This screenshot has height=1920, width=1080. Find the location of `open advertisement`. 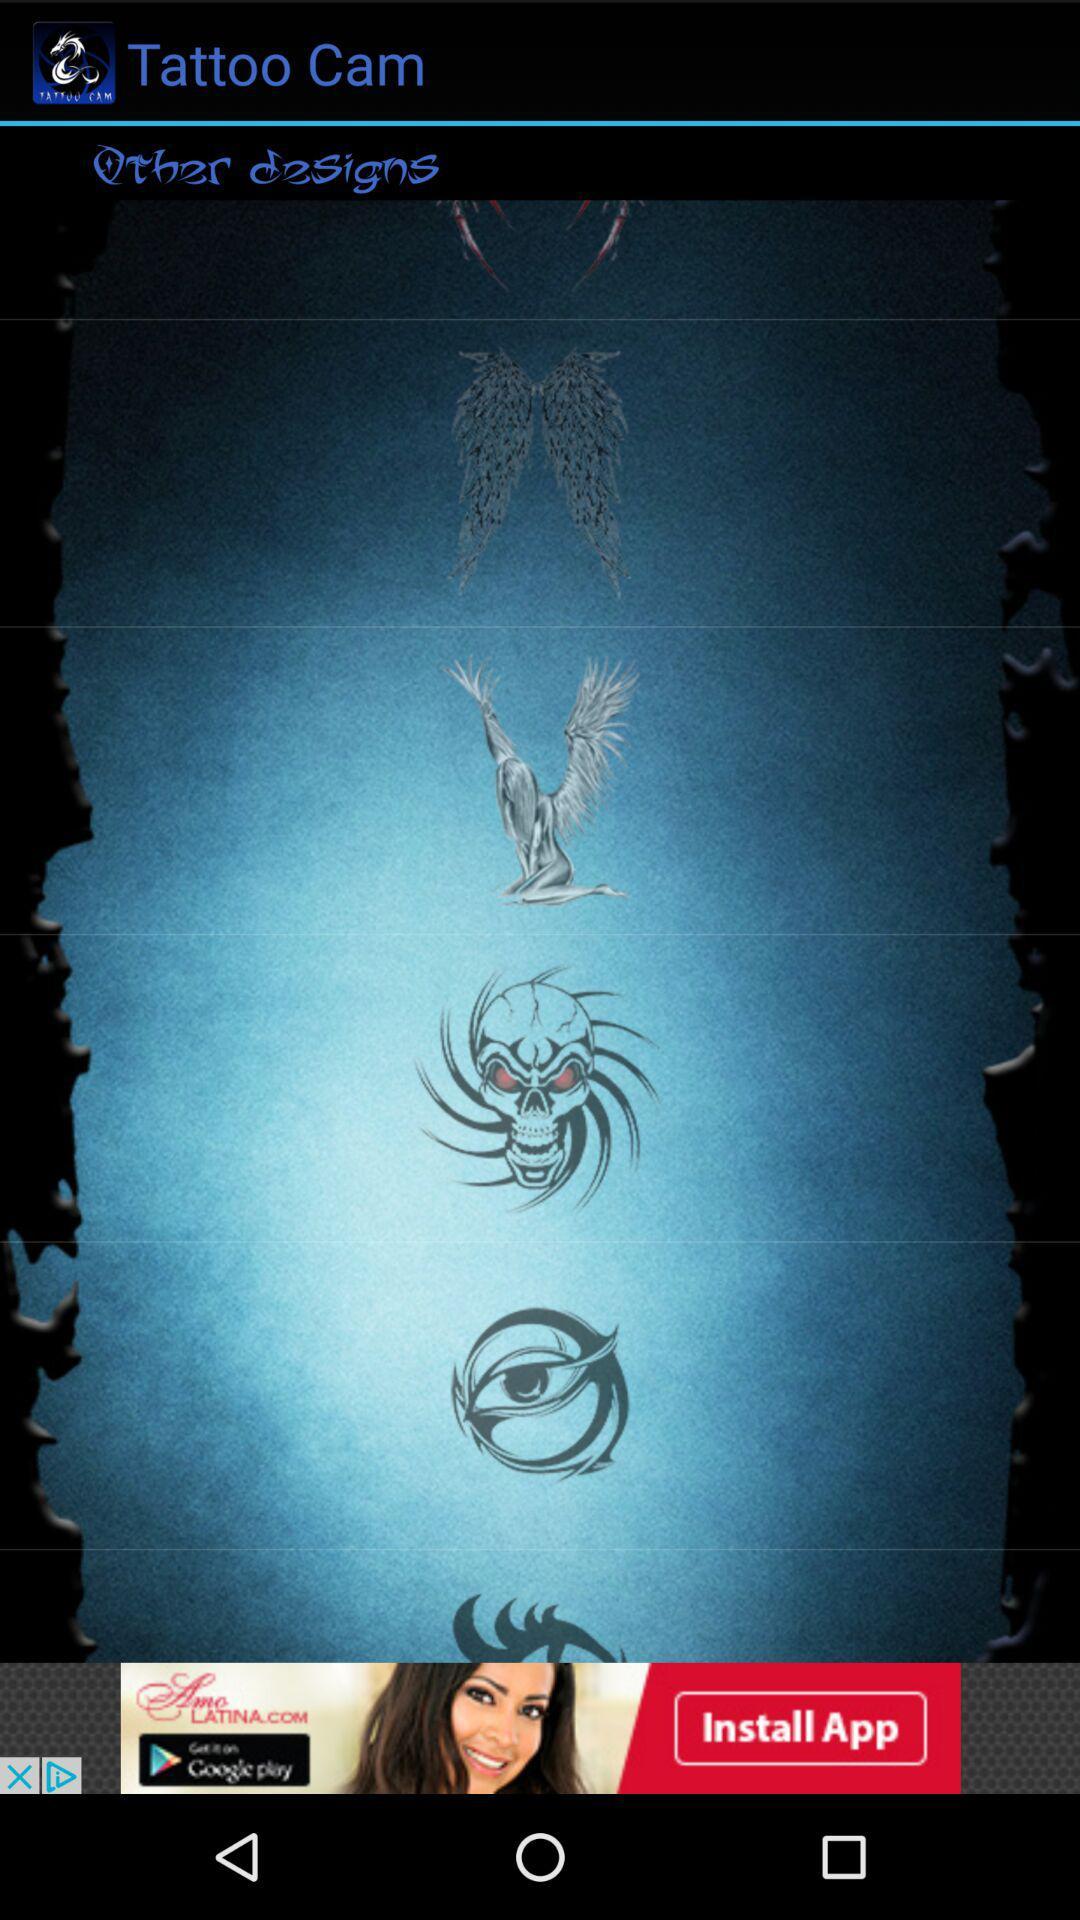

open advertisement is located at coordinates (540, 1727).